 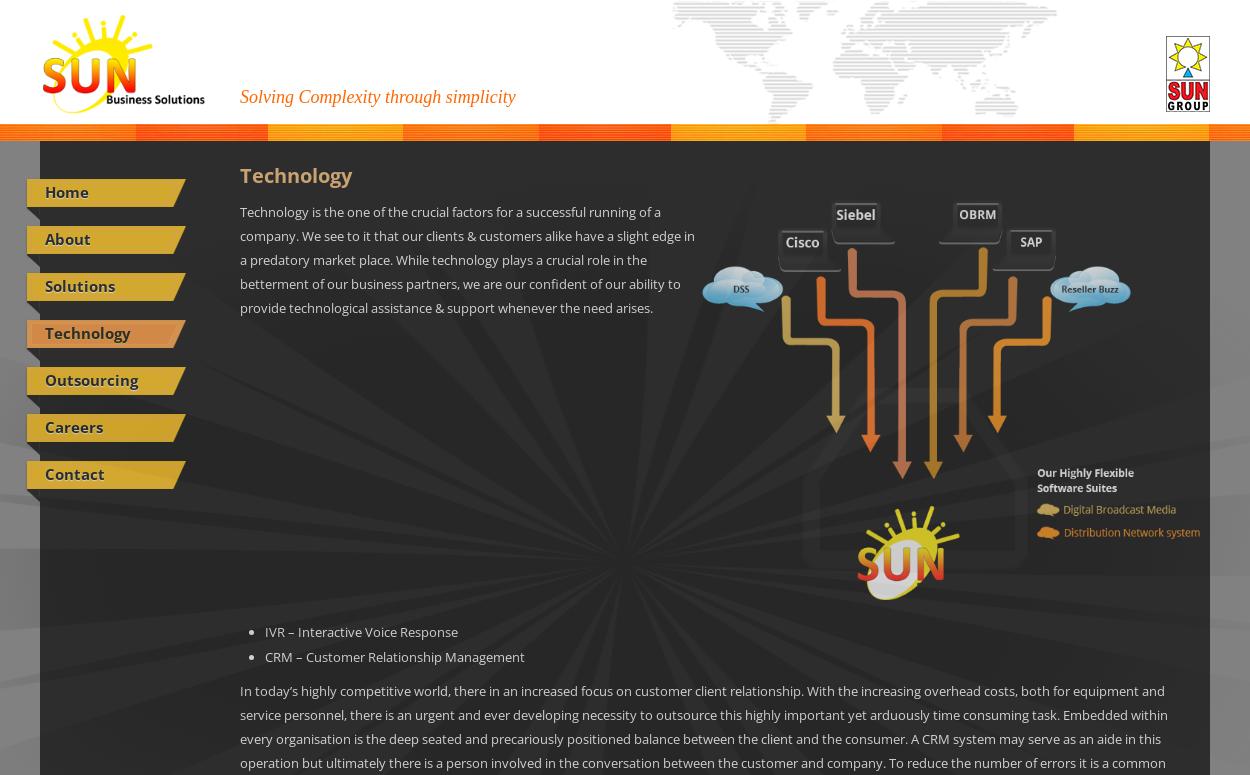 I want to click on 'About', so click(x=67, y=238).